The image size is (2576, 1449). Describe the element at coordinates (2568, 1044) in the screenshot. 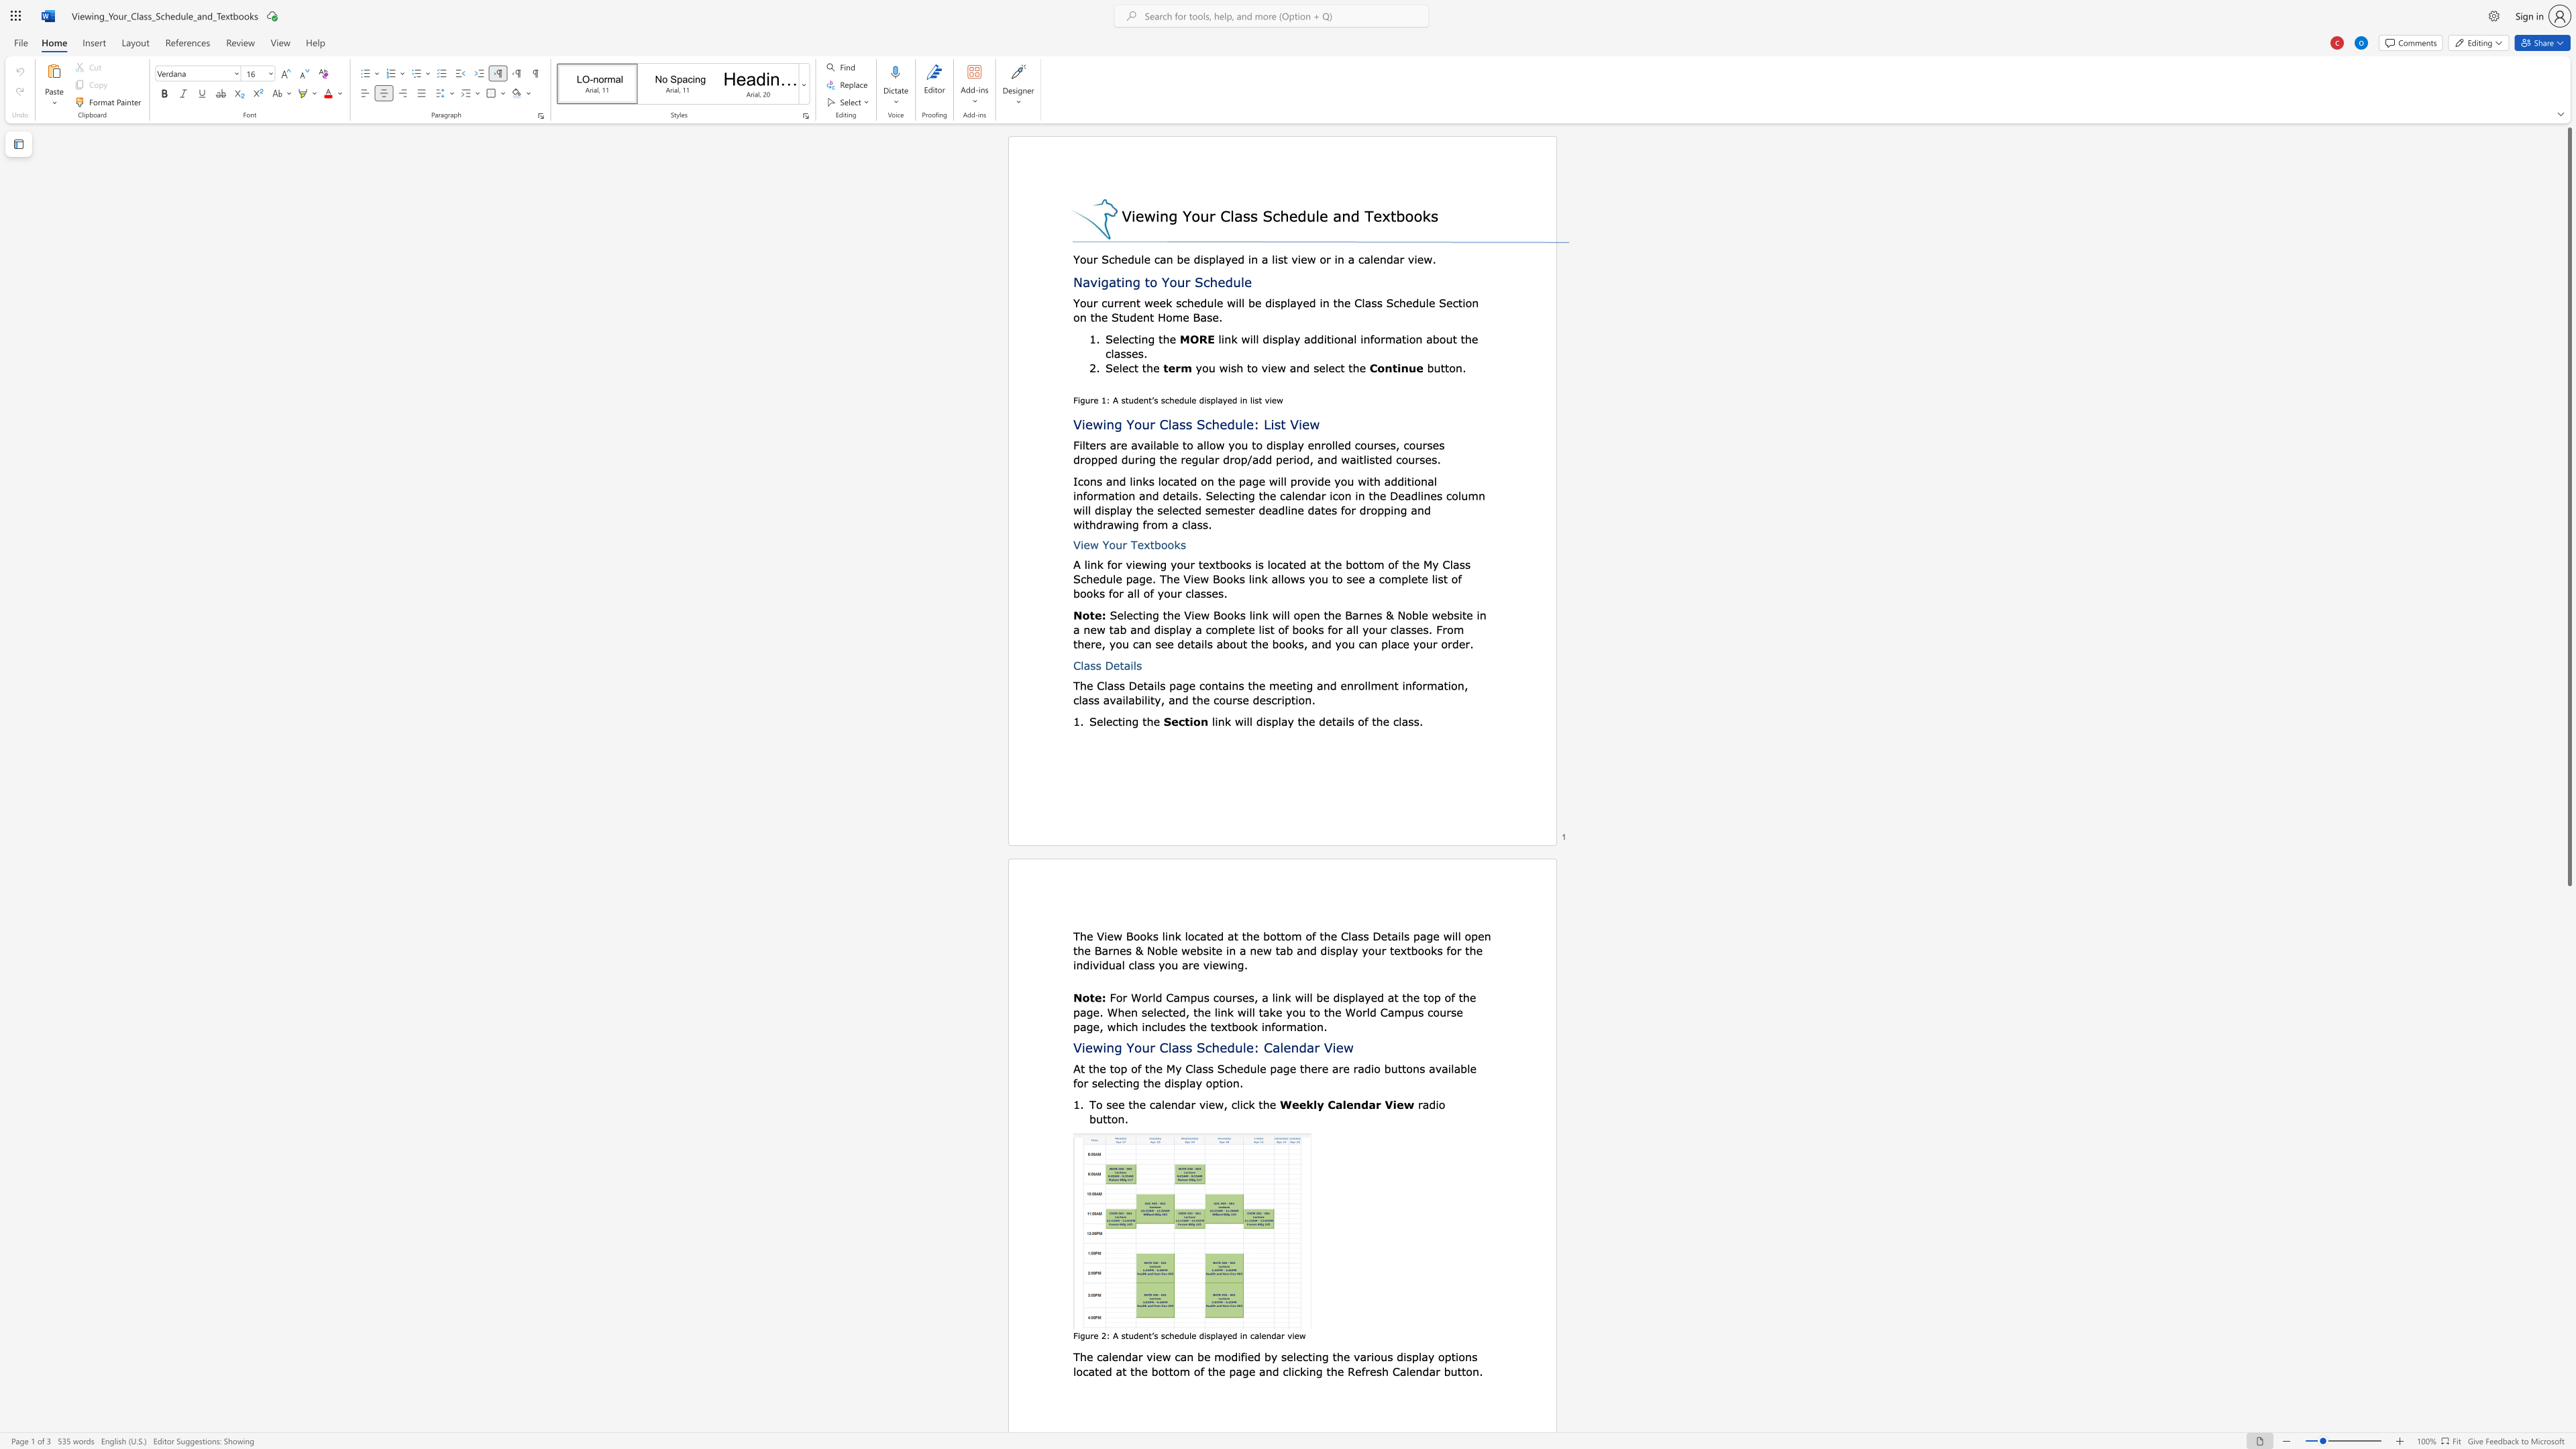

I see `the scrollbar to move the page down` at that location.